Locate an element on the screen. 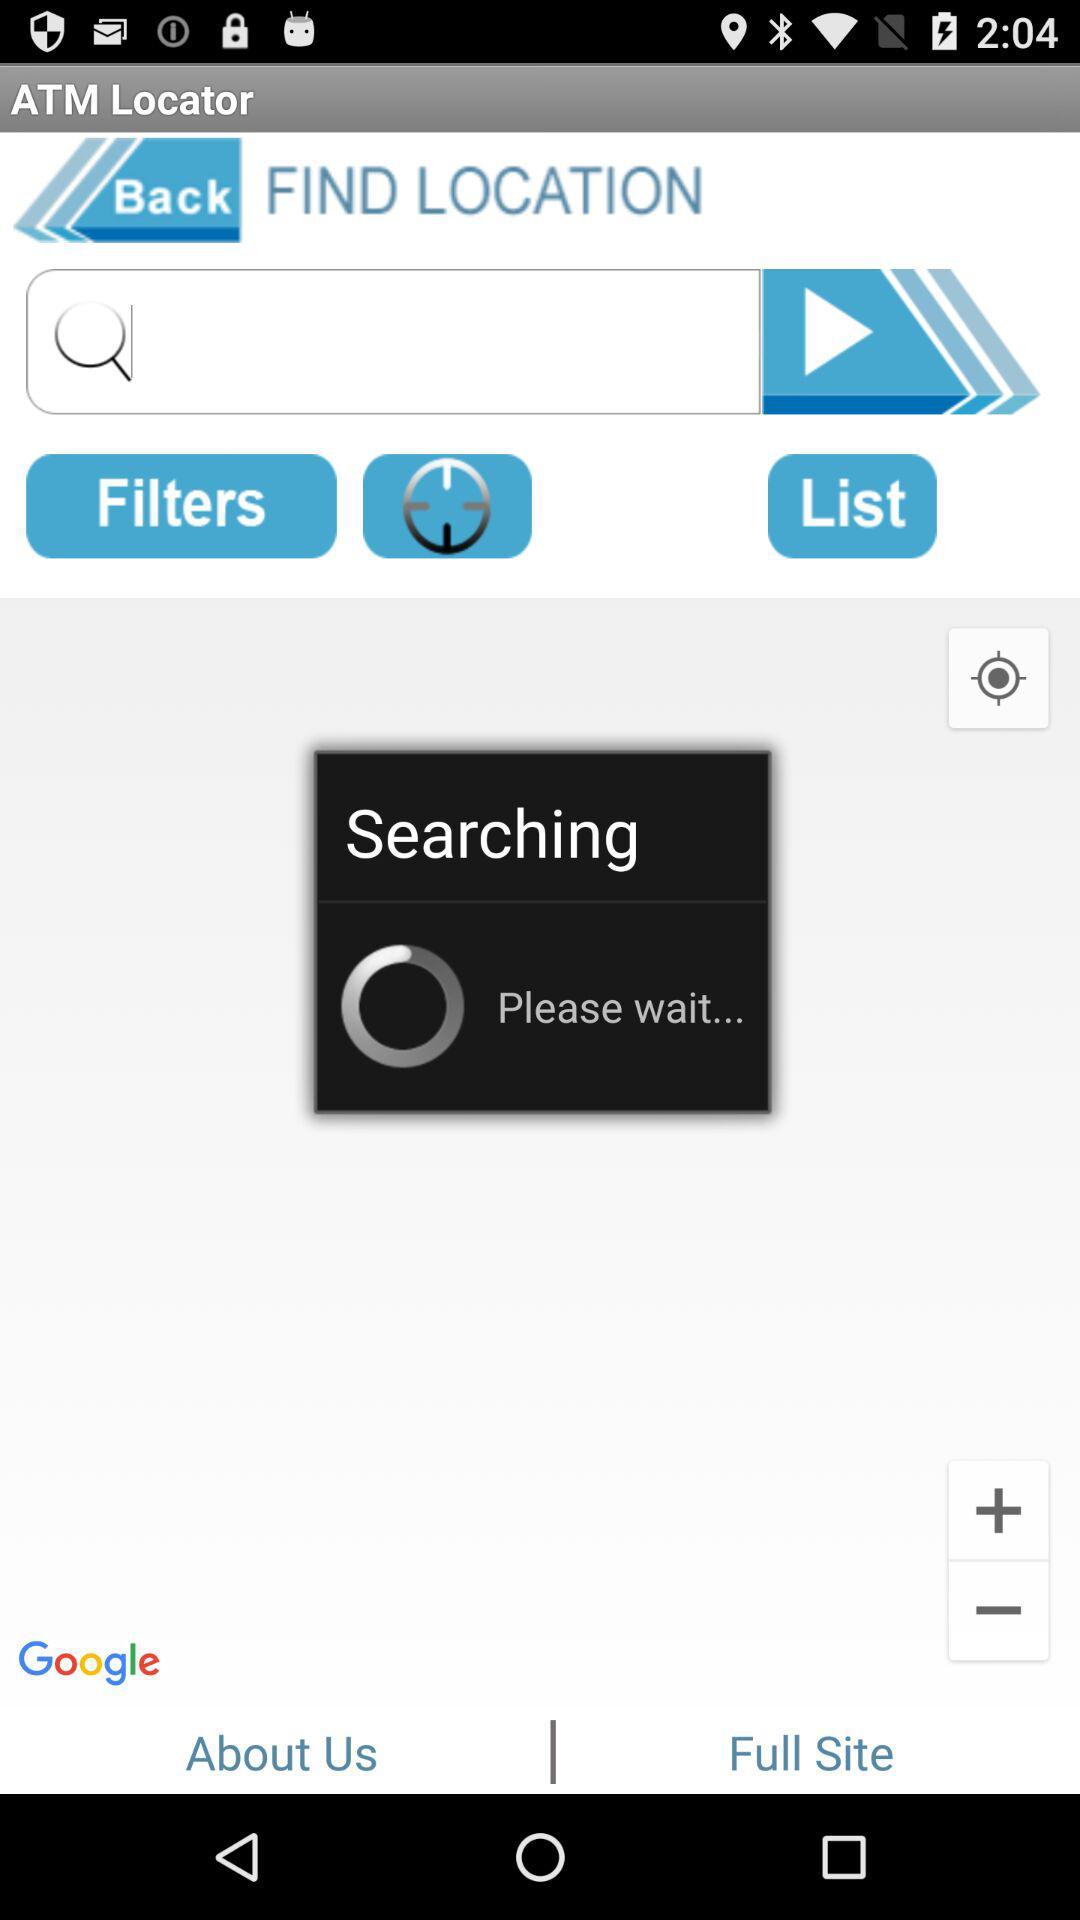 This screenshot has height=1920, width=1080. the full site is located at coordinates (811, 1747).